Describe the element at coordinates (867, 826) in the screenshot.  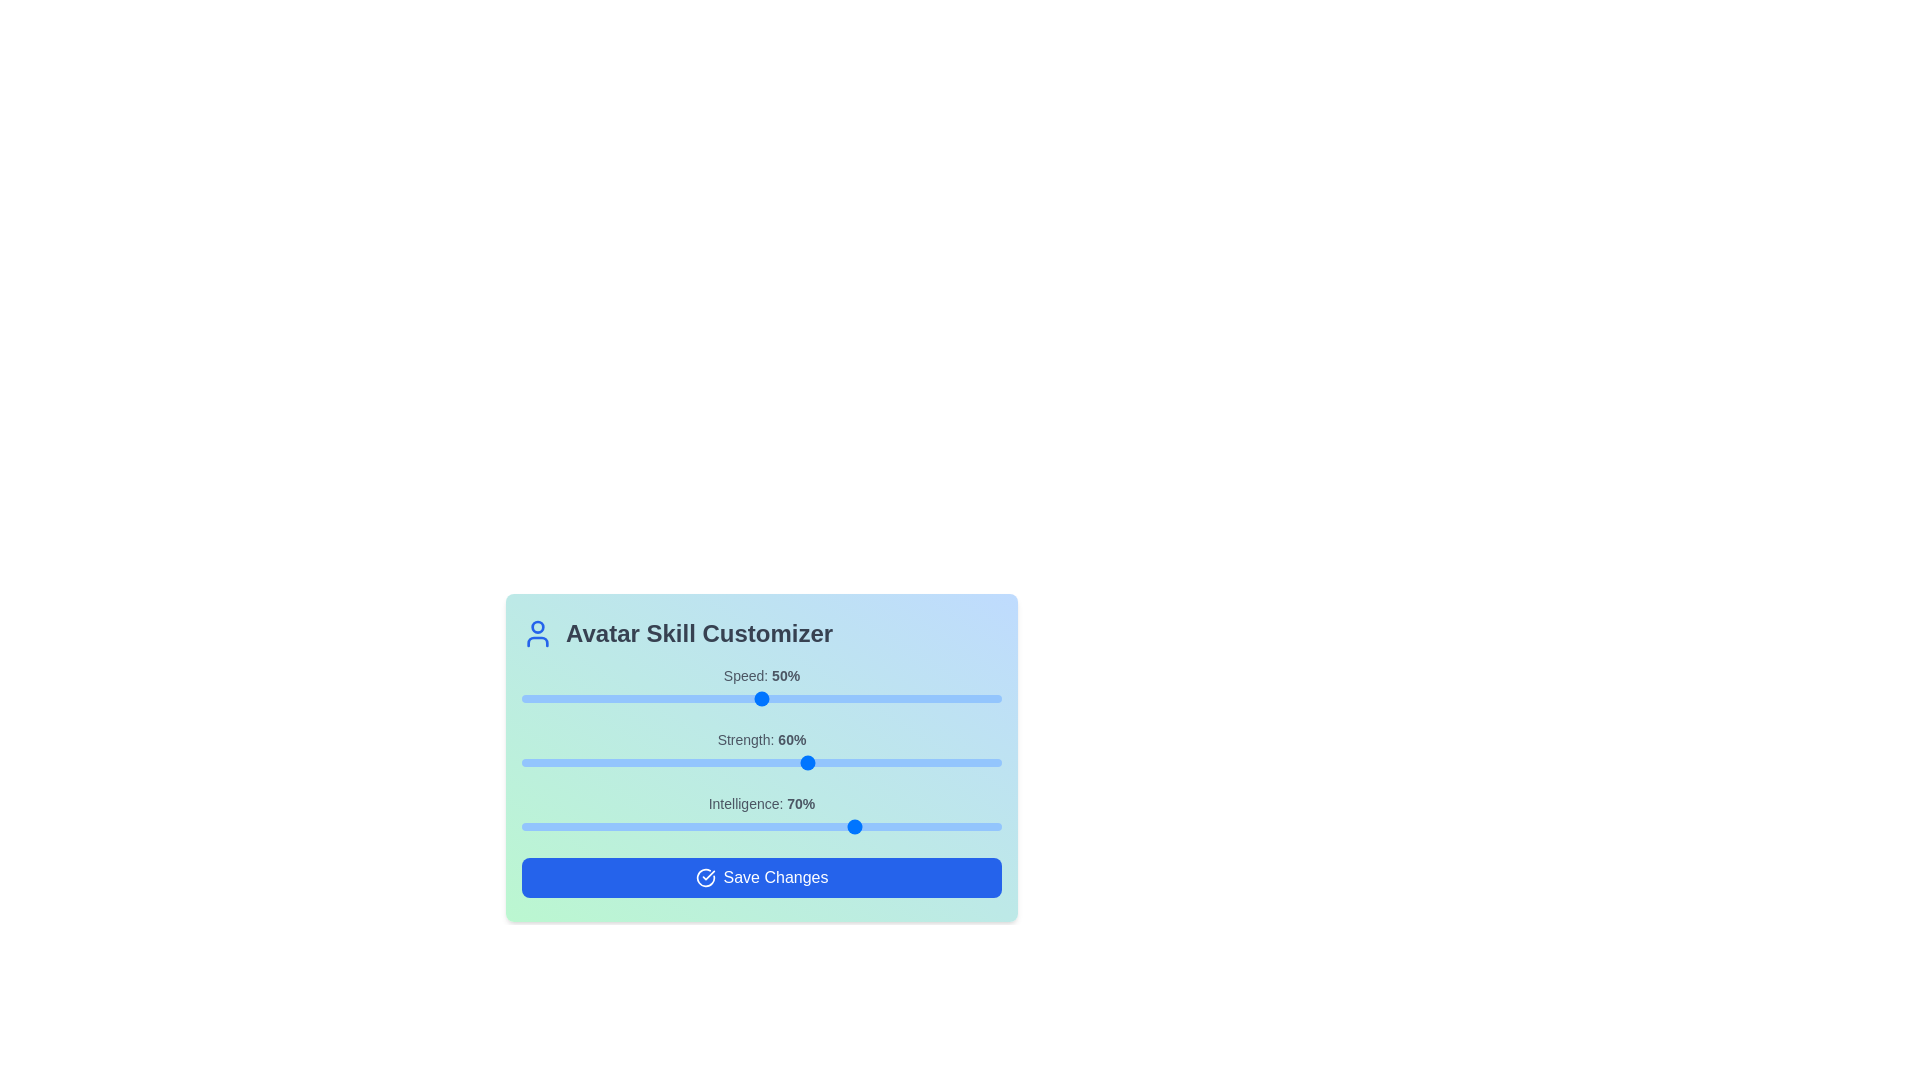
I see `intelligence level` at that location.